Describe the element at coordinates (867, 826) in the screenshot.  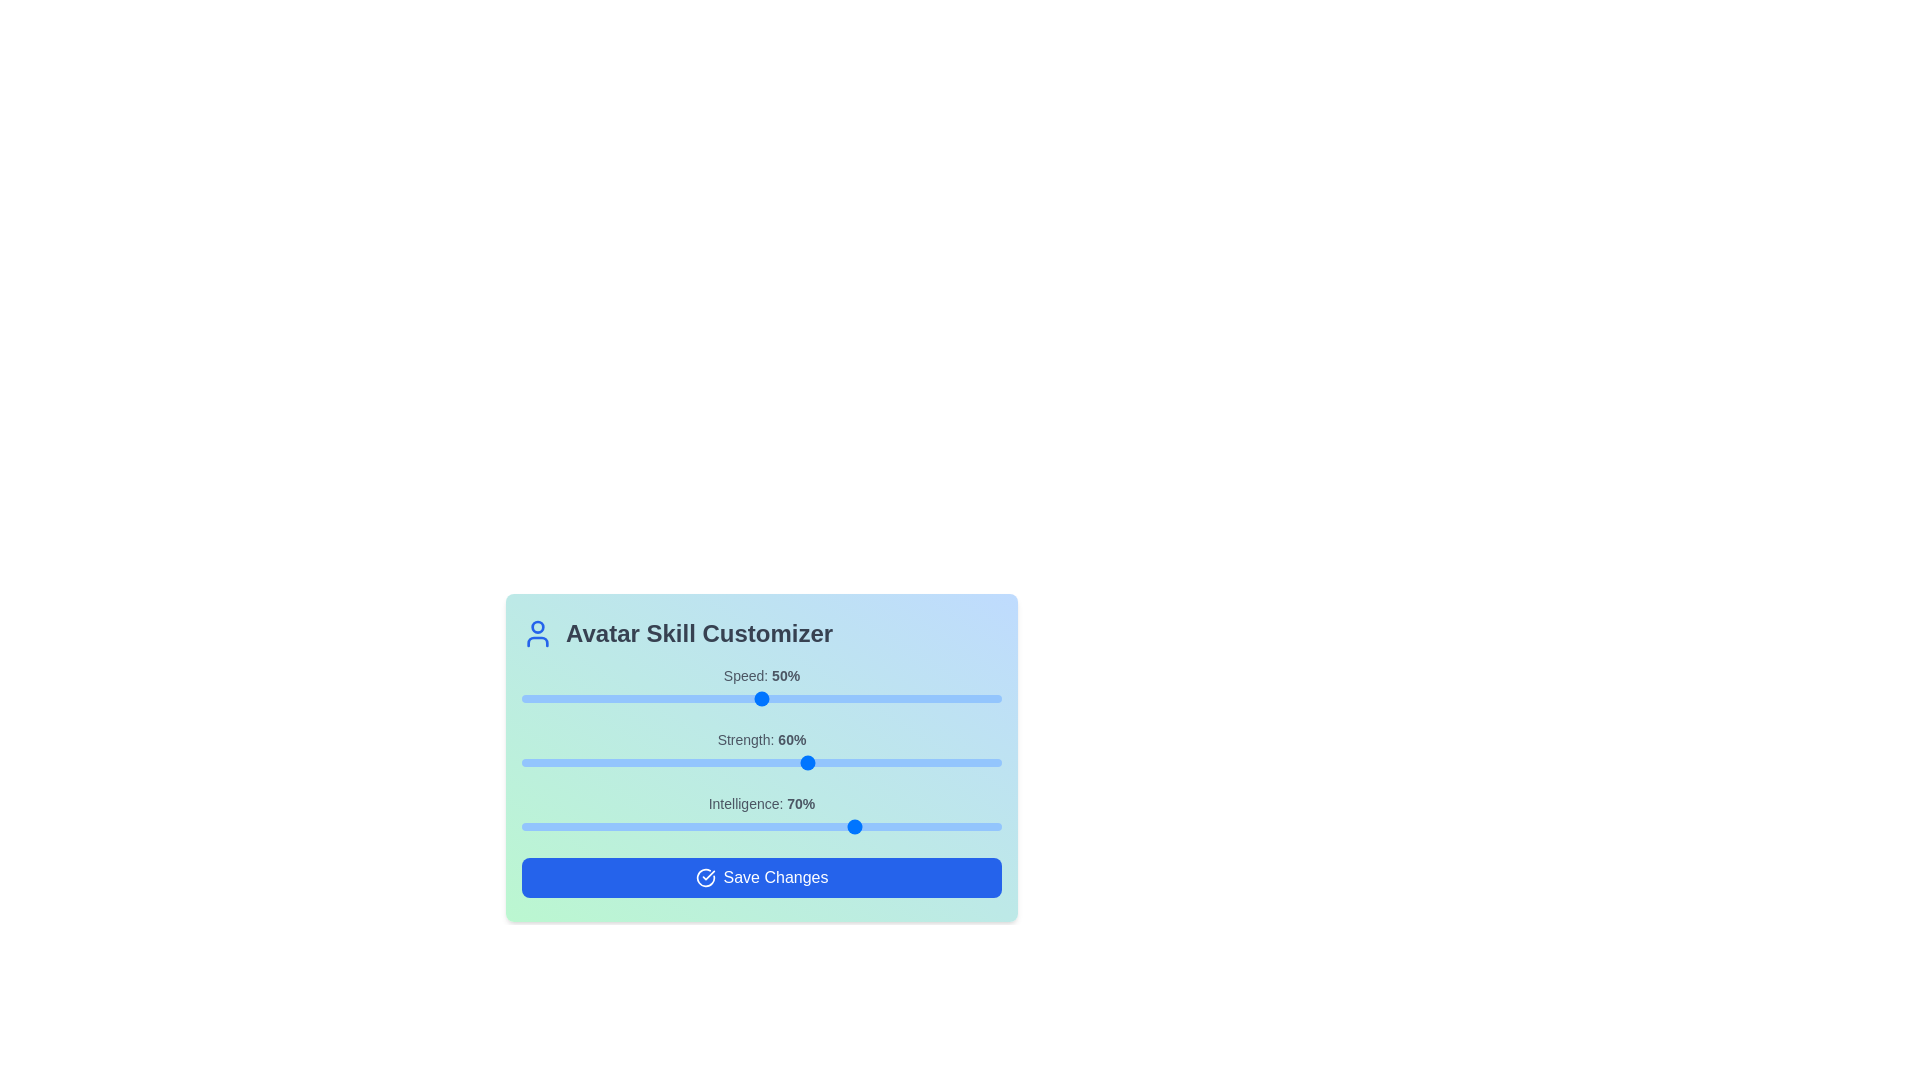
I see `intelligence level` at that location.